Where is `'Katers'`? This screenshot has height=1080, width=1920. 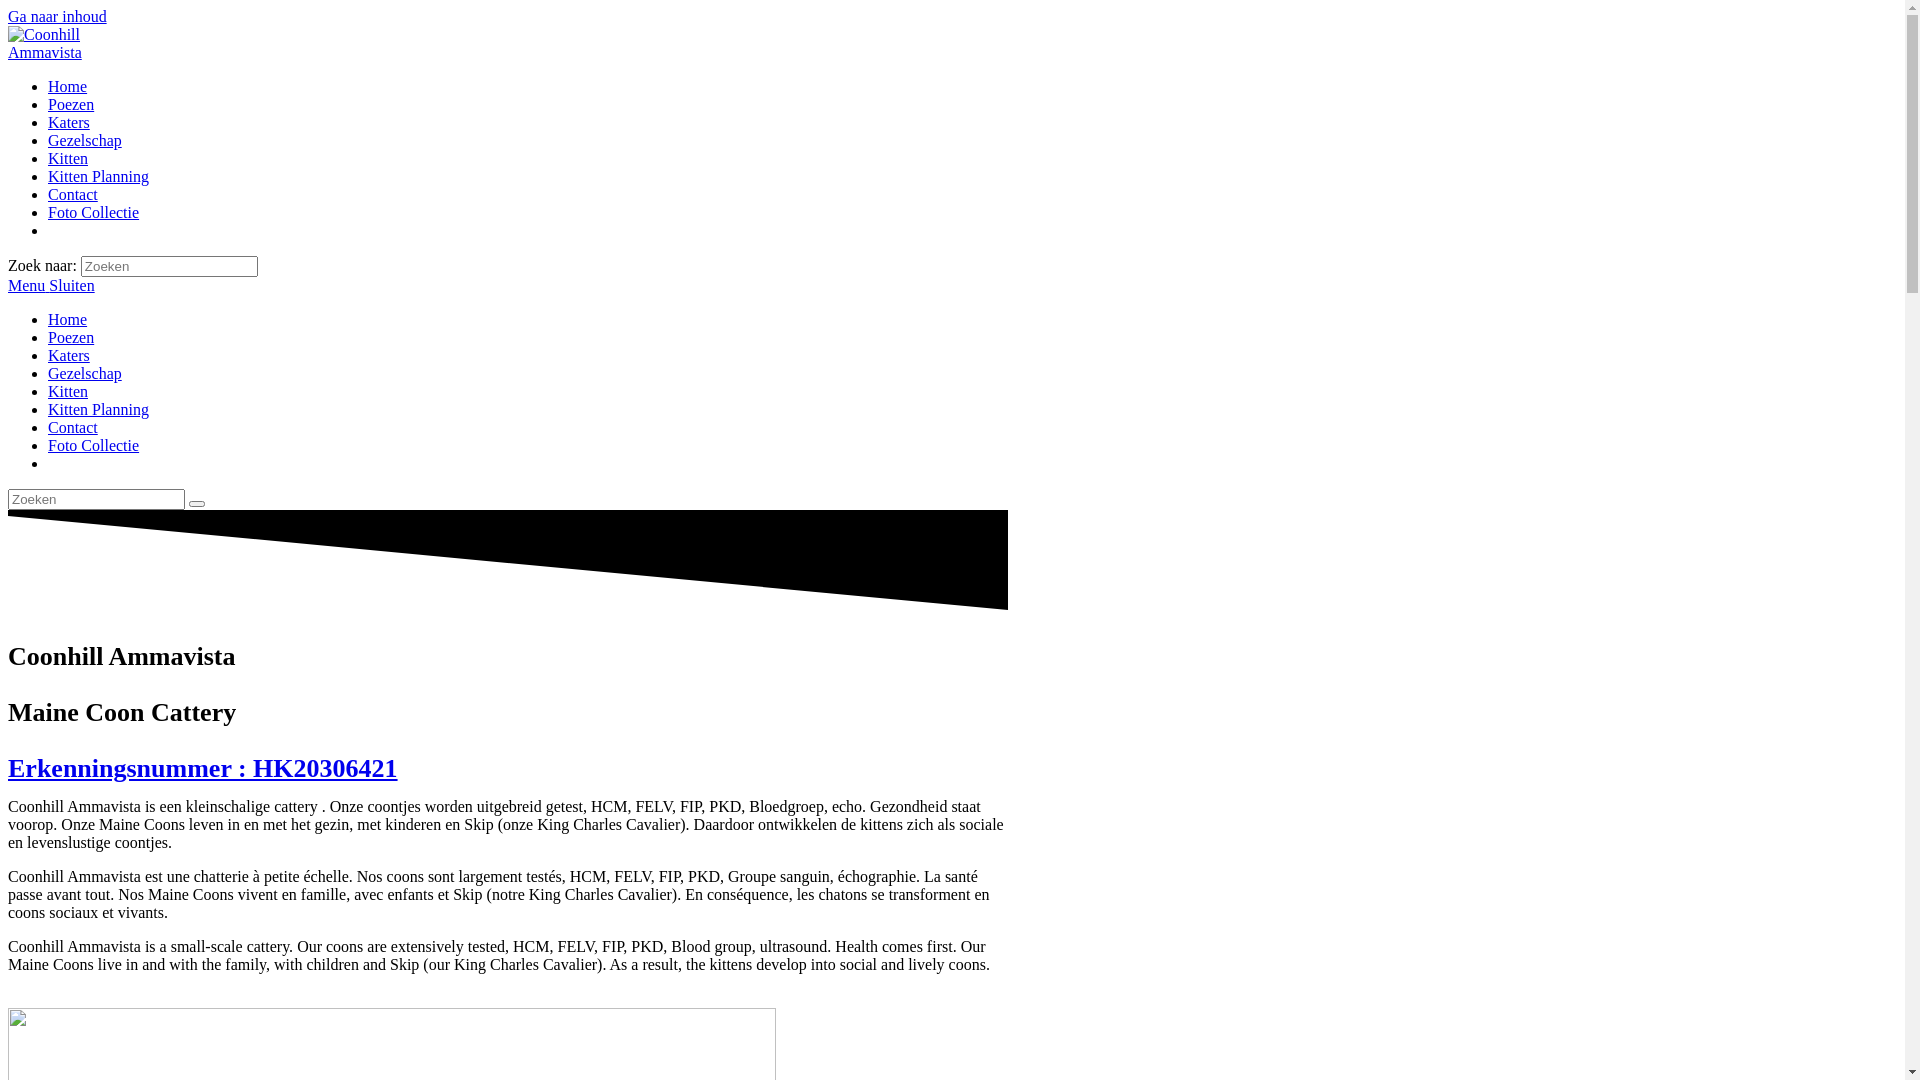 'Katers' is located at coordinates (48, 122).